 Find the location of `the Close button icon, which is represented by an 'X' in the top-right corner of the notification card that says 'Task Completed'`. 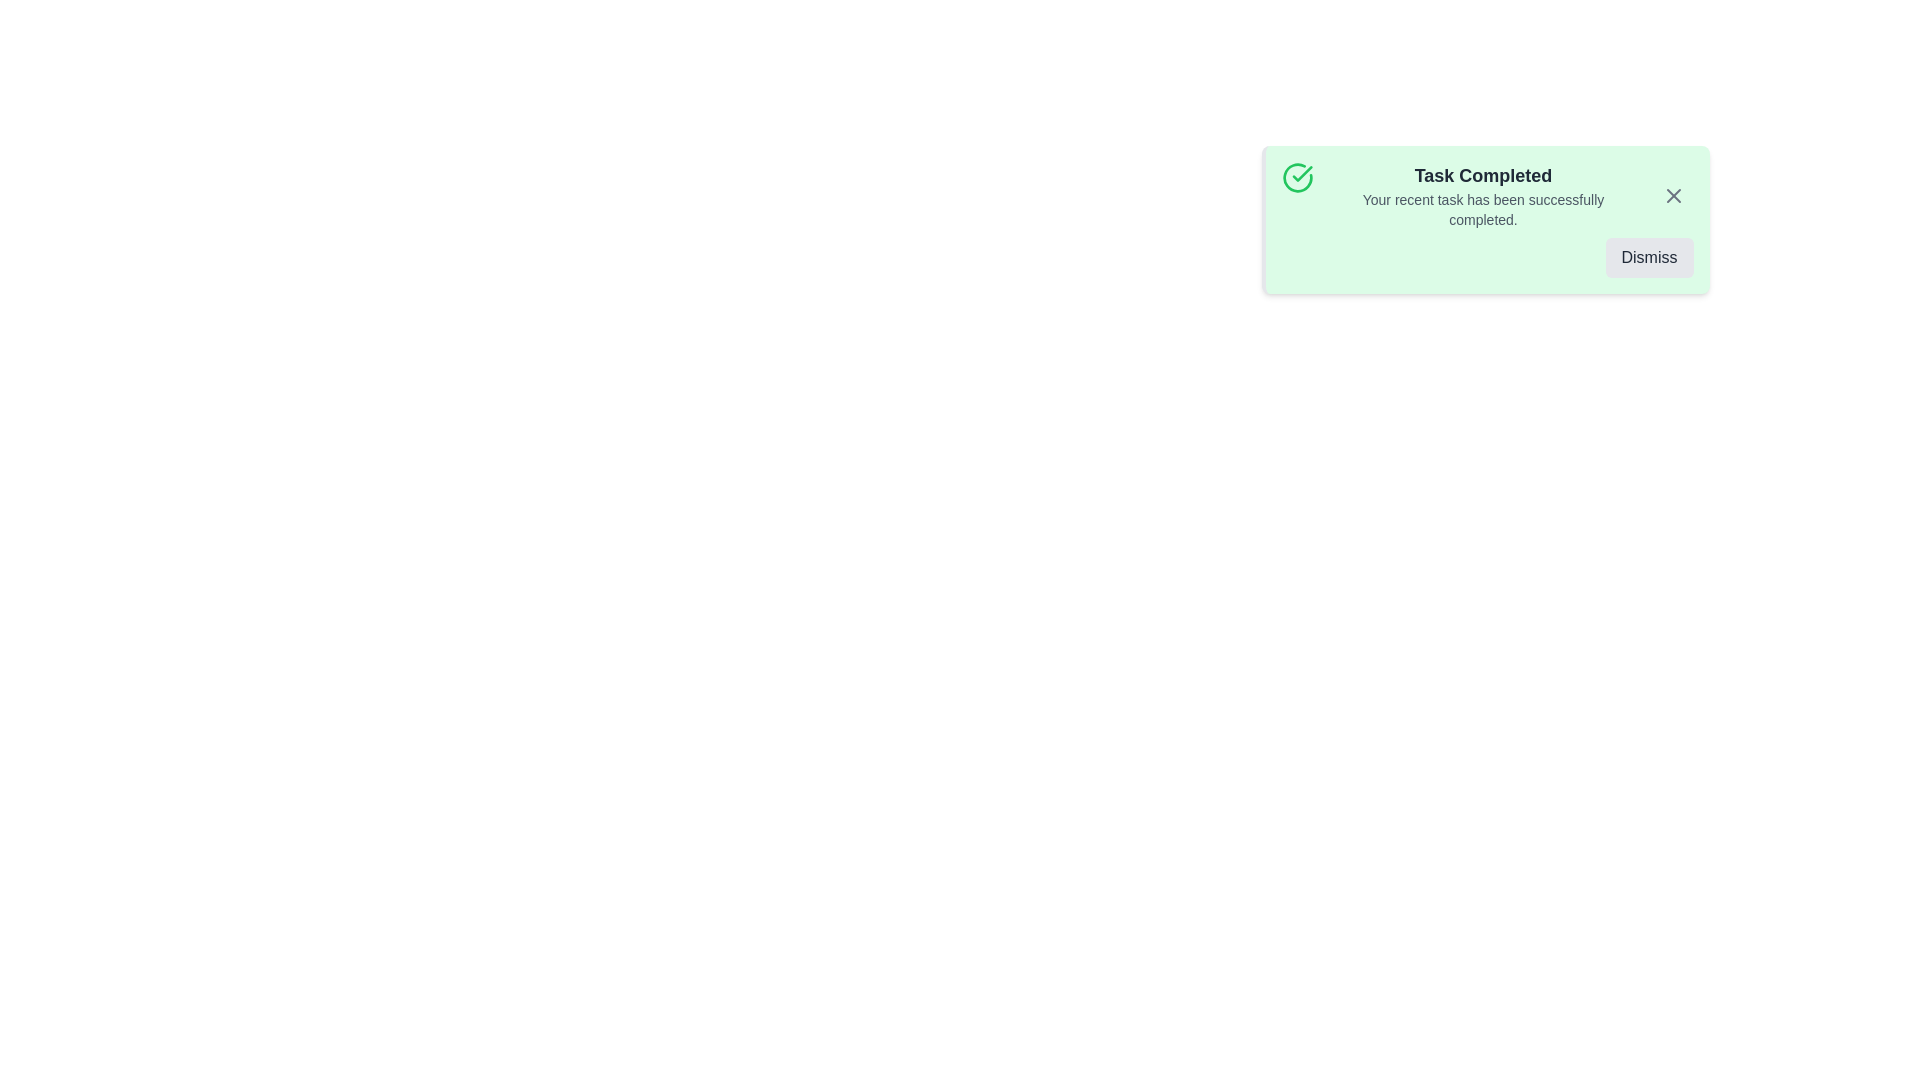

the Close button icon, which is represented by an 'X' in the top-right corner of the notification card that says 'Task Completed' is located at coordinates (1673, 196).